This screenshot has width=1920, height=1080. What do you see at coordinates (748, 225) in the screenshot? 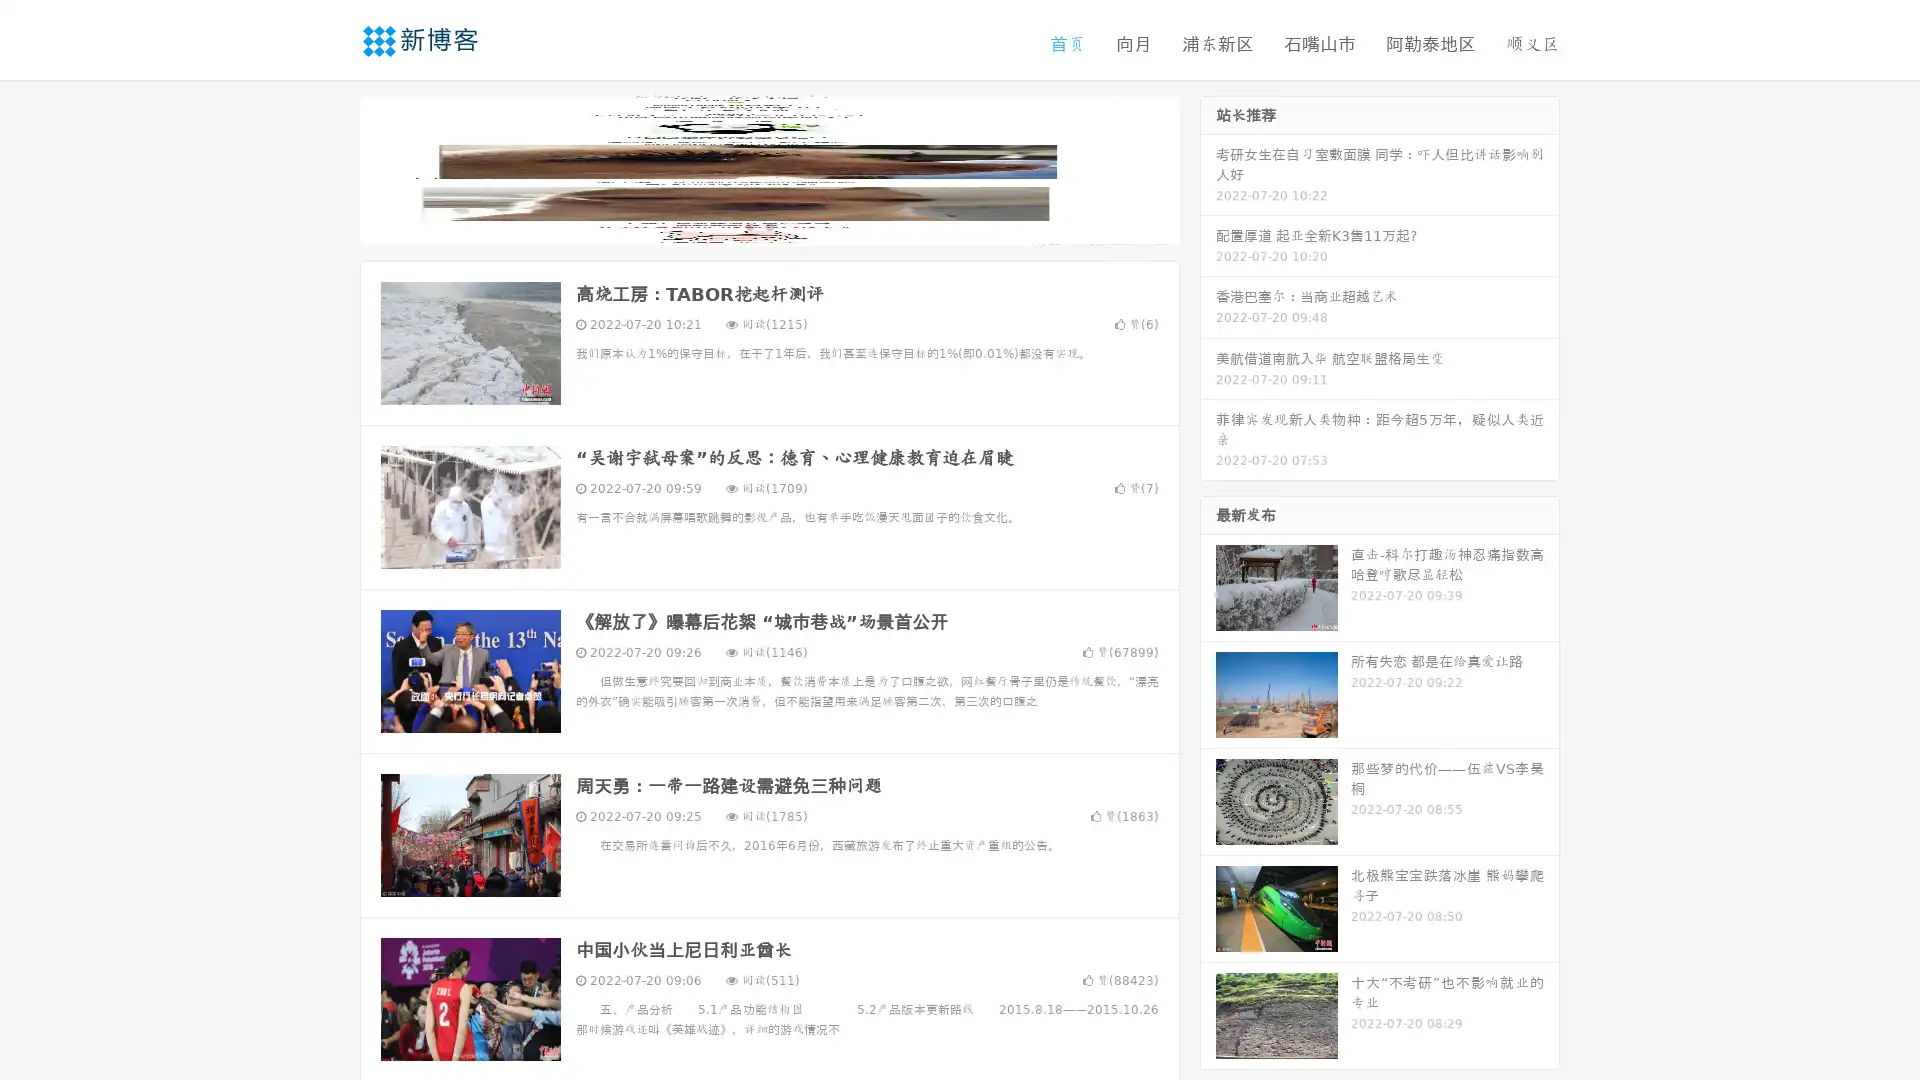
I see `Go to slide 1` at bounding box center [748, 225].